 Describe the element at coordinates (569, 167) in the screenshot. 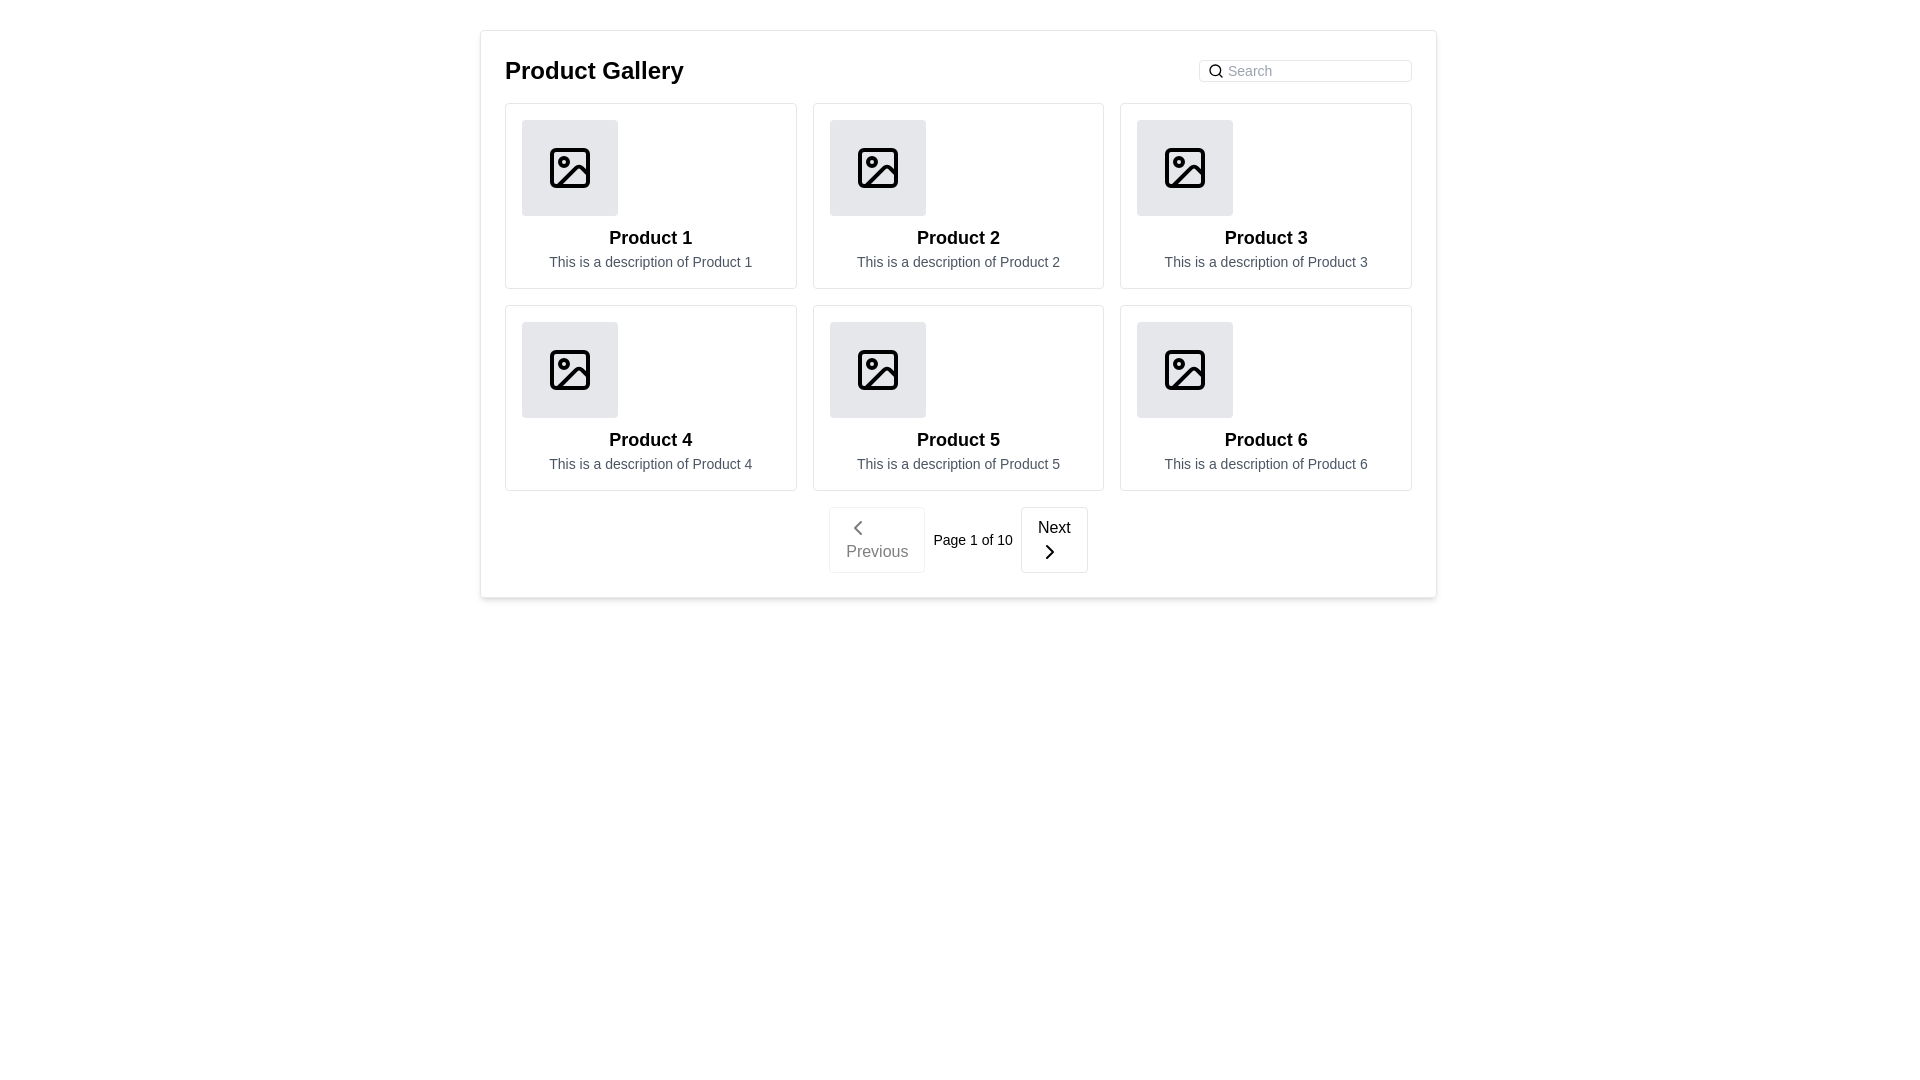

I see `the icon resembling a simplified image with a circular shape on the top-left and a diagonal line connecting the bottom-left to the top-right in the 'Product 1' section of the 'Product Gallery'` at that location.